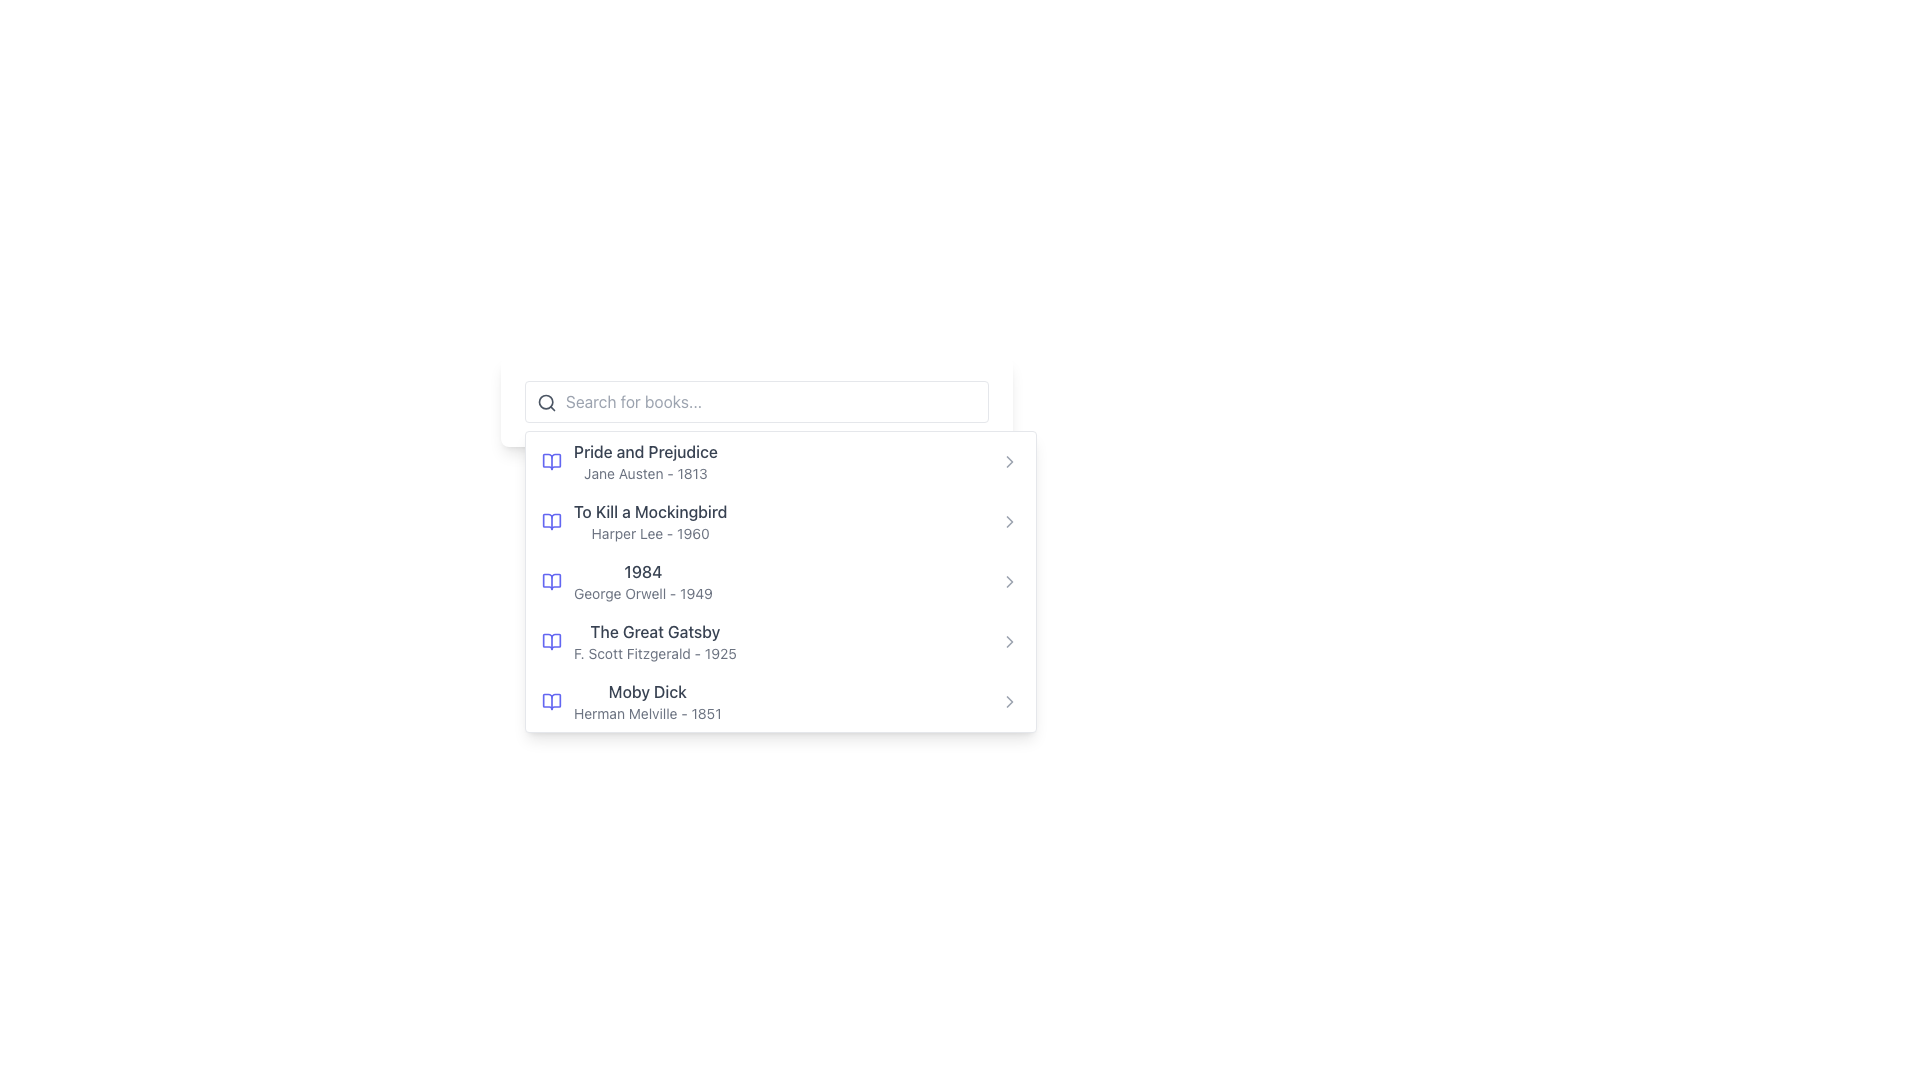 The width and height of the screenshot is (1920, 1080). I want to click on the circular SVG graphic that is part of the search icon located at the top-left corner of the search bar, so click(546, 402).